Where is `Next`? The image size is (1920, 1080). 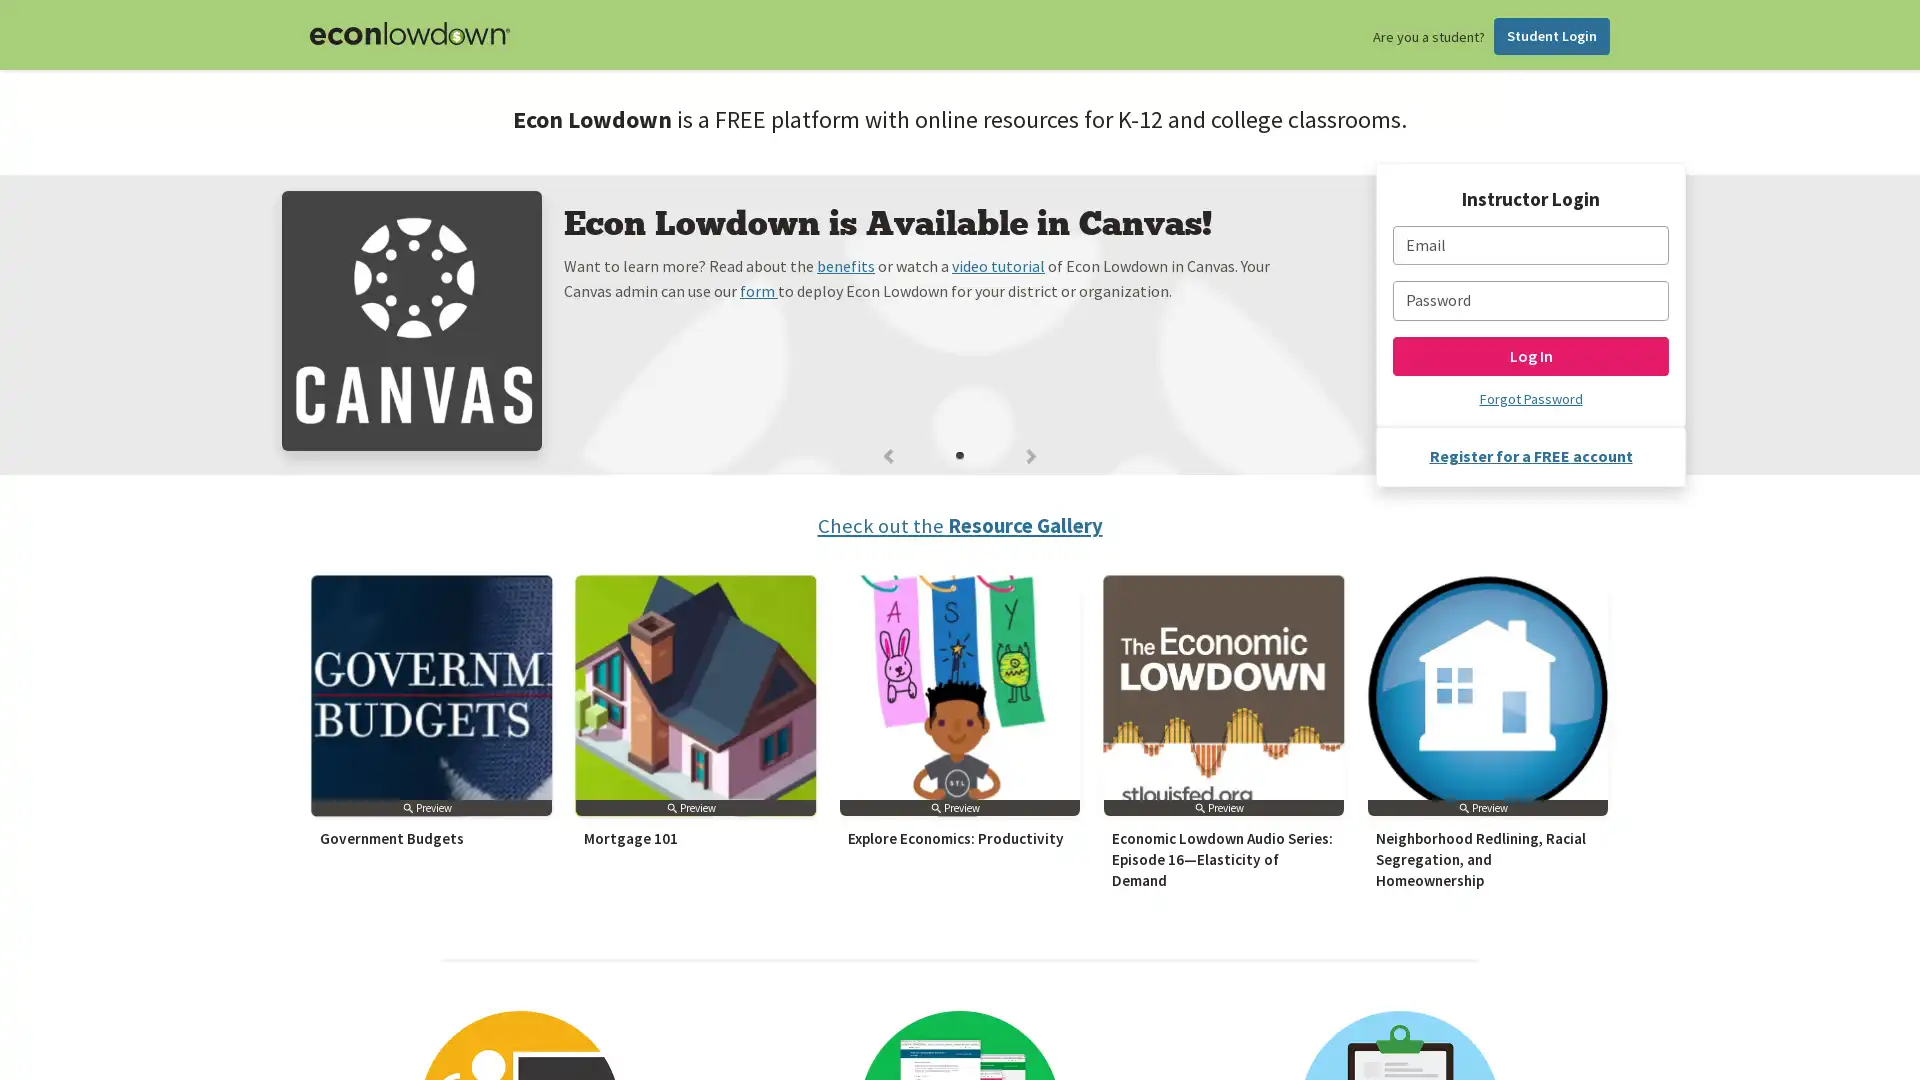
Next is located at coordinates (1031, 455).